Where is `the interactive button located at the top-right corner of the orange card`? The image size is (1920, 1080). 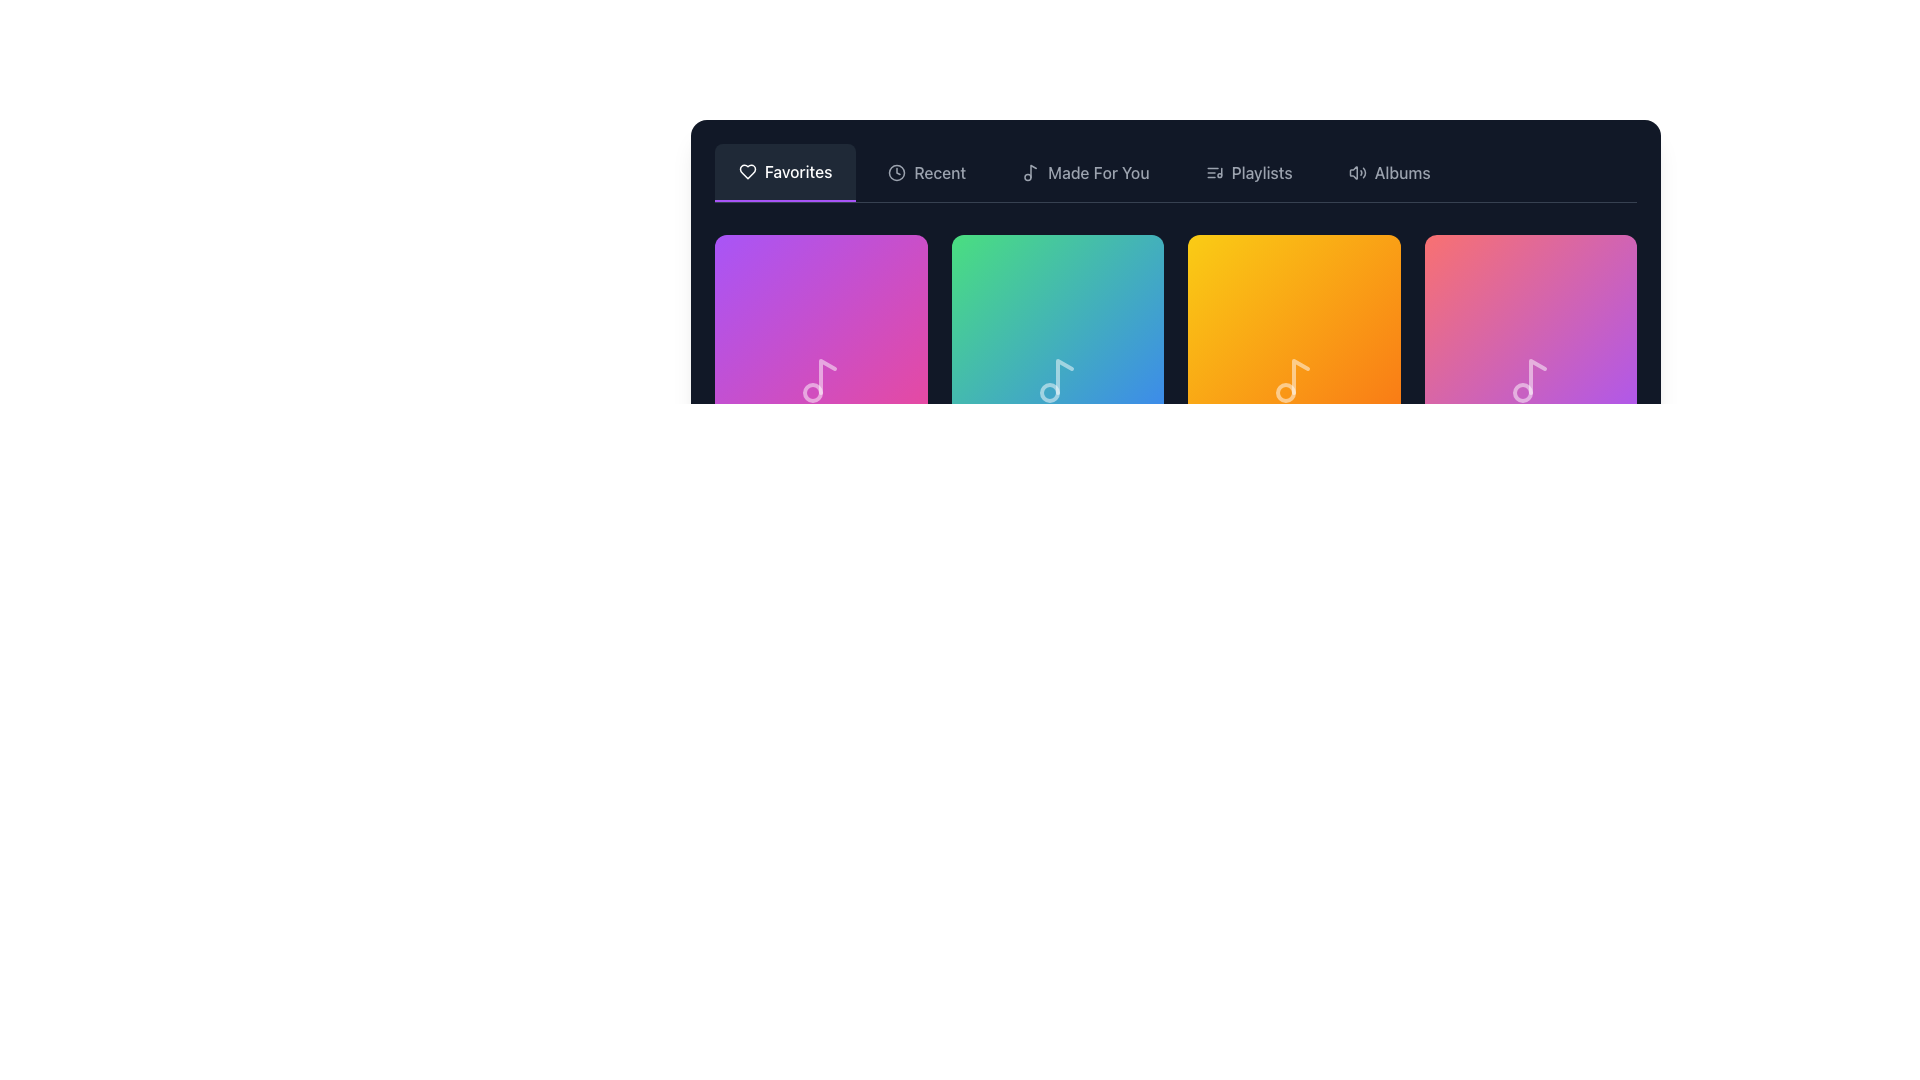 the interactive button located at the top-right corner of the orange card is located at coordinates (1348, 265).